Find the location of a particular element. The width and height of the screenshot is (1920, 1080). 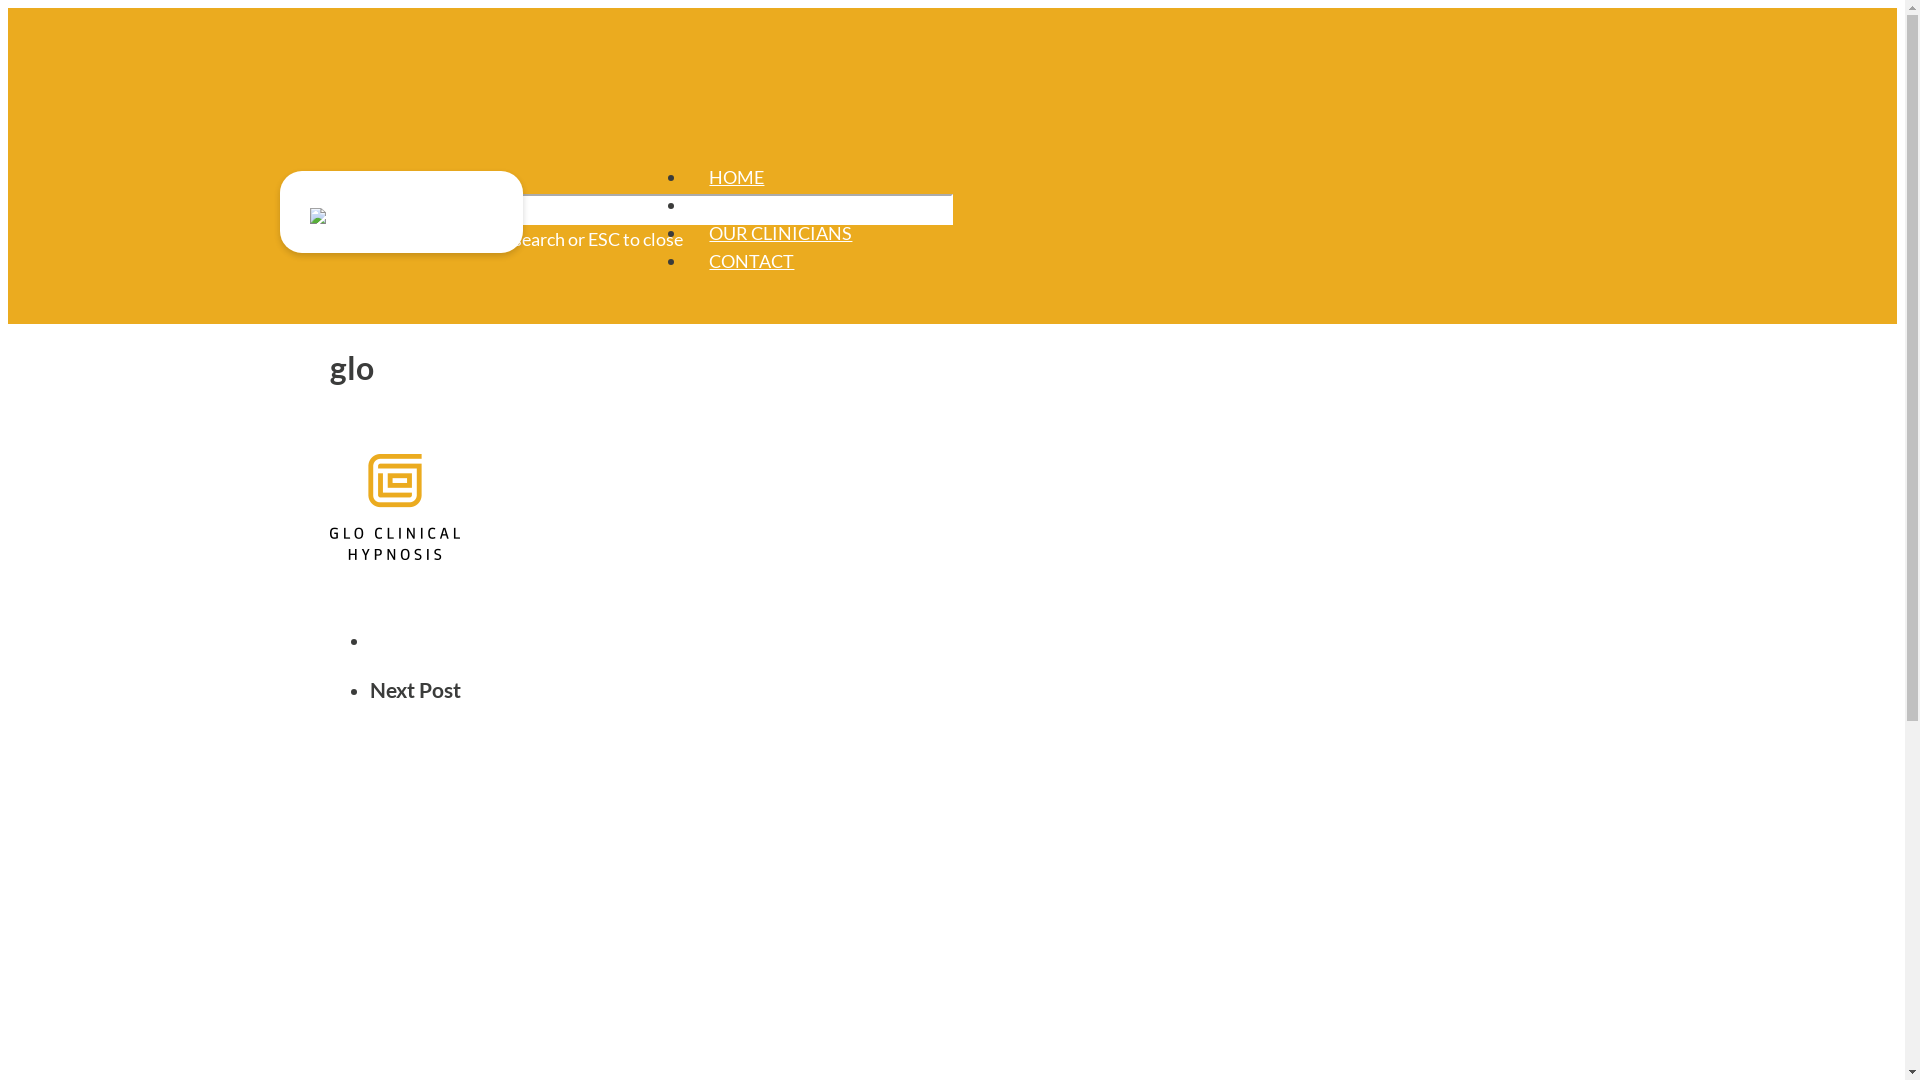

'OUR CLINICIANS' is located at coordinates (779, 231).